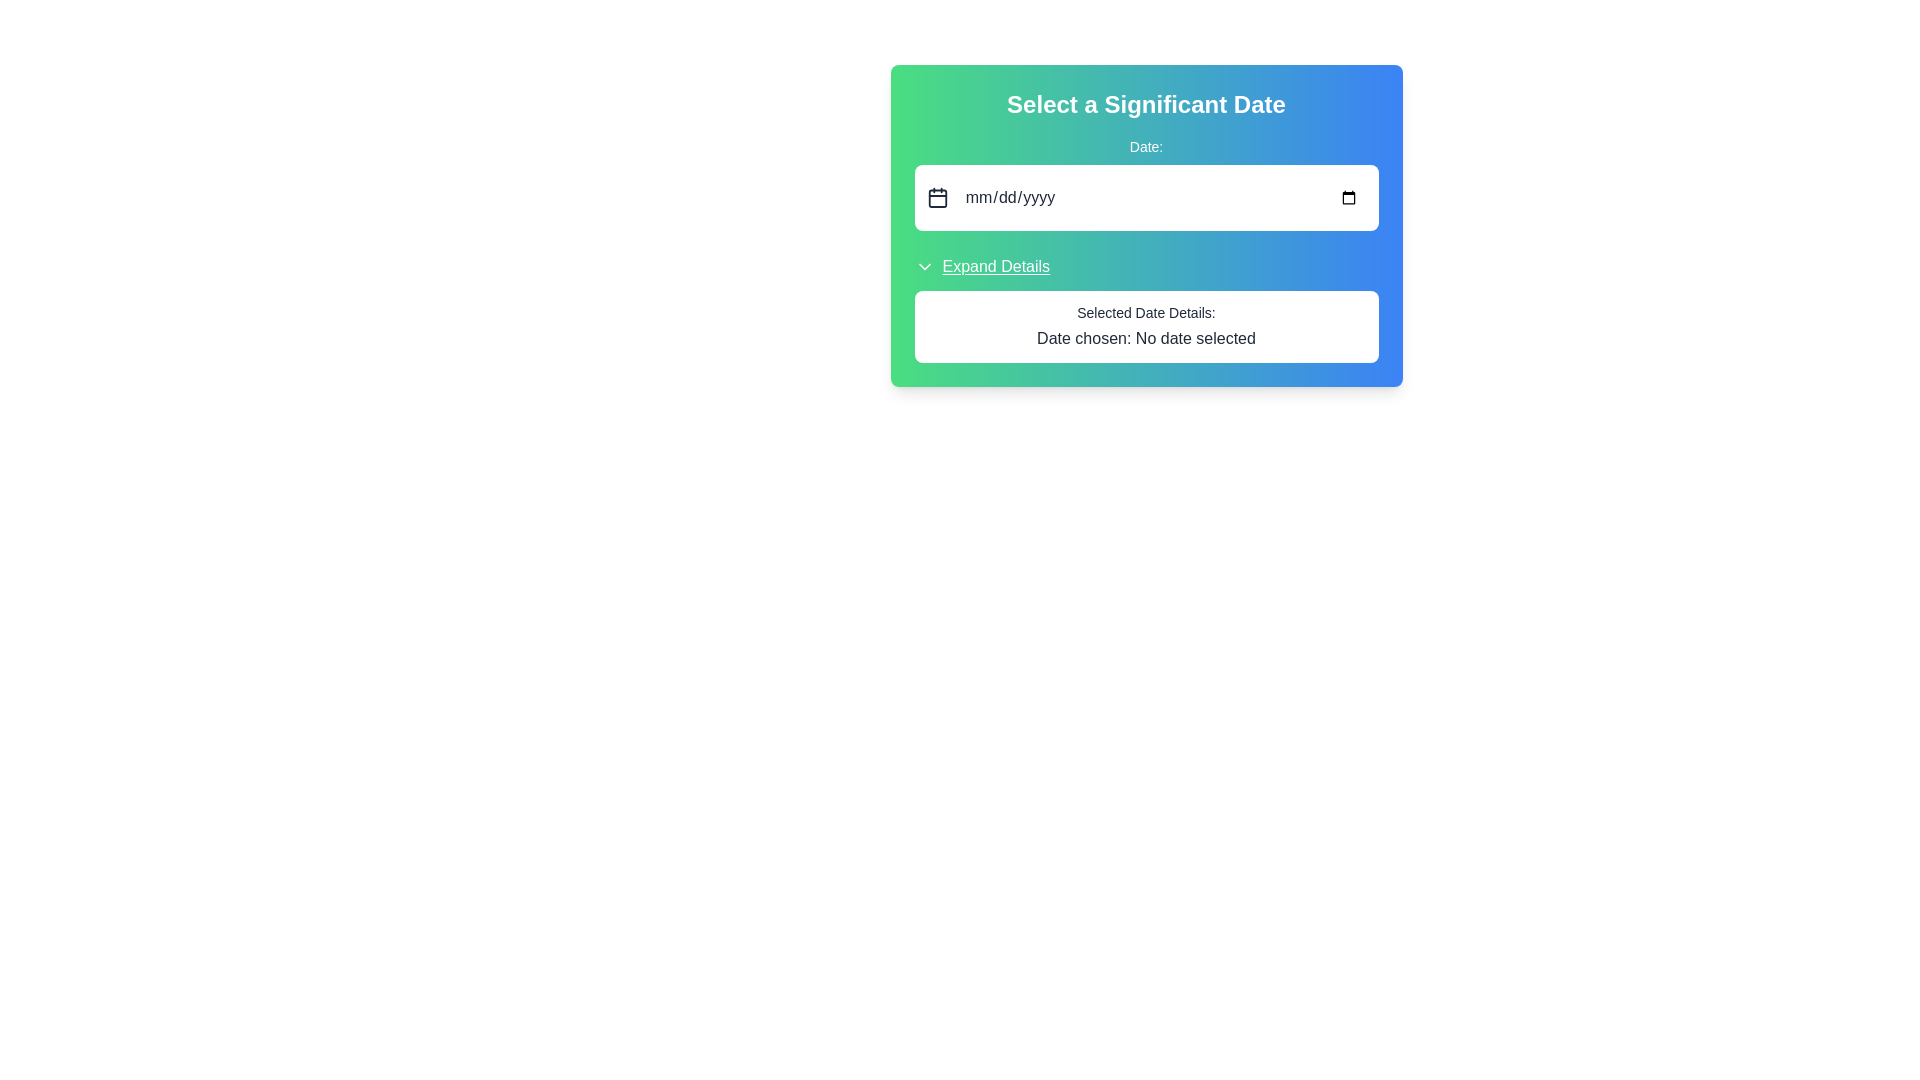 This screenshot has height=1080, width=1920. What do you see at coordinates (936, 198) in the screenshot?
I see `the calendar icon, which is a square shape with rounded edges and a white fill, located to the left of the date input field labeled 'mm/dd/yyyy'` at bounding box center [936, 198].